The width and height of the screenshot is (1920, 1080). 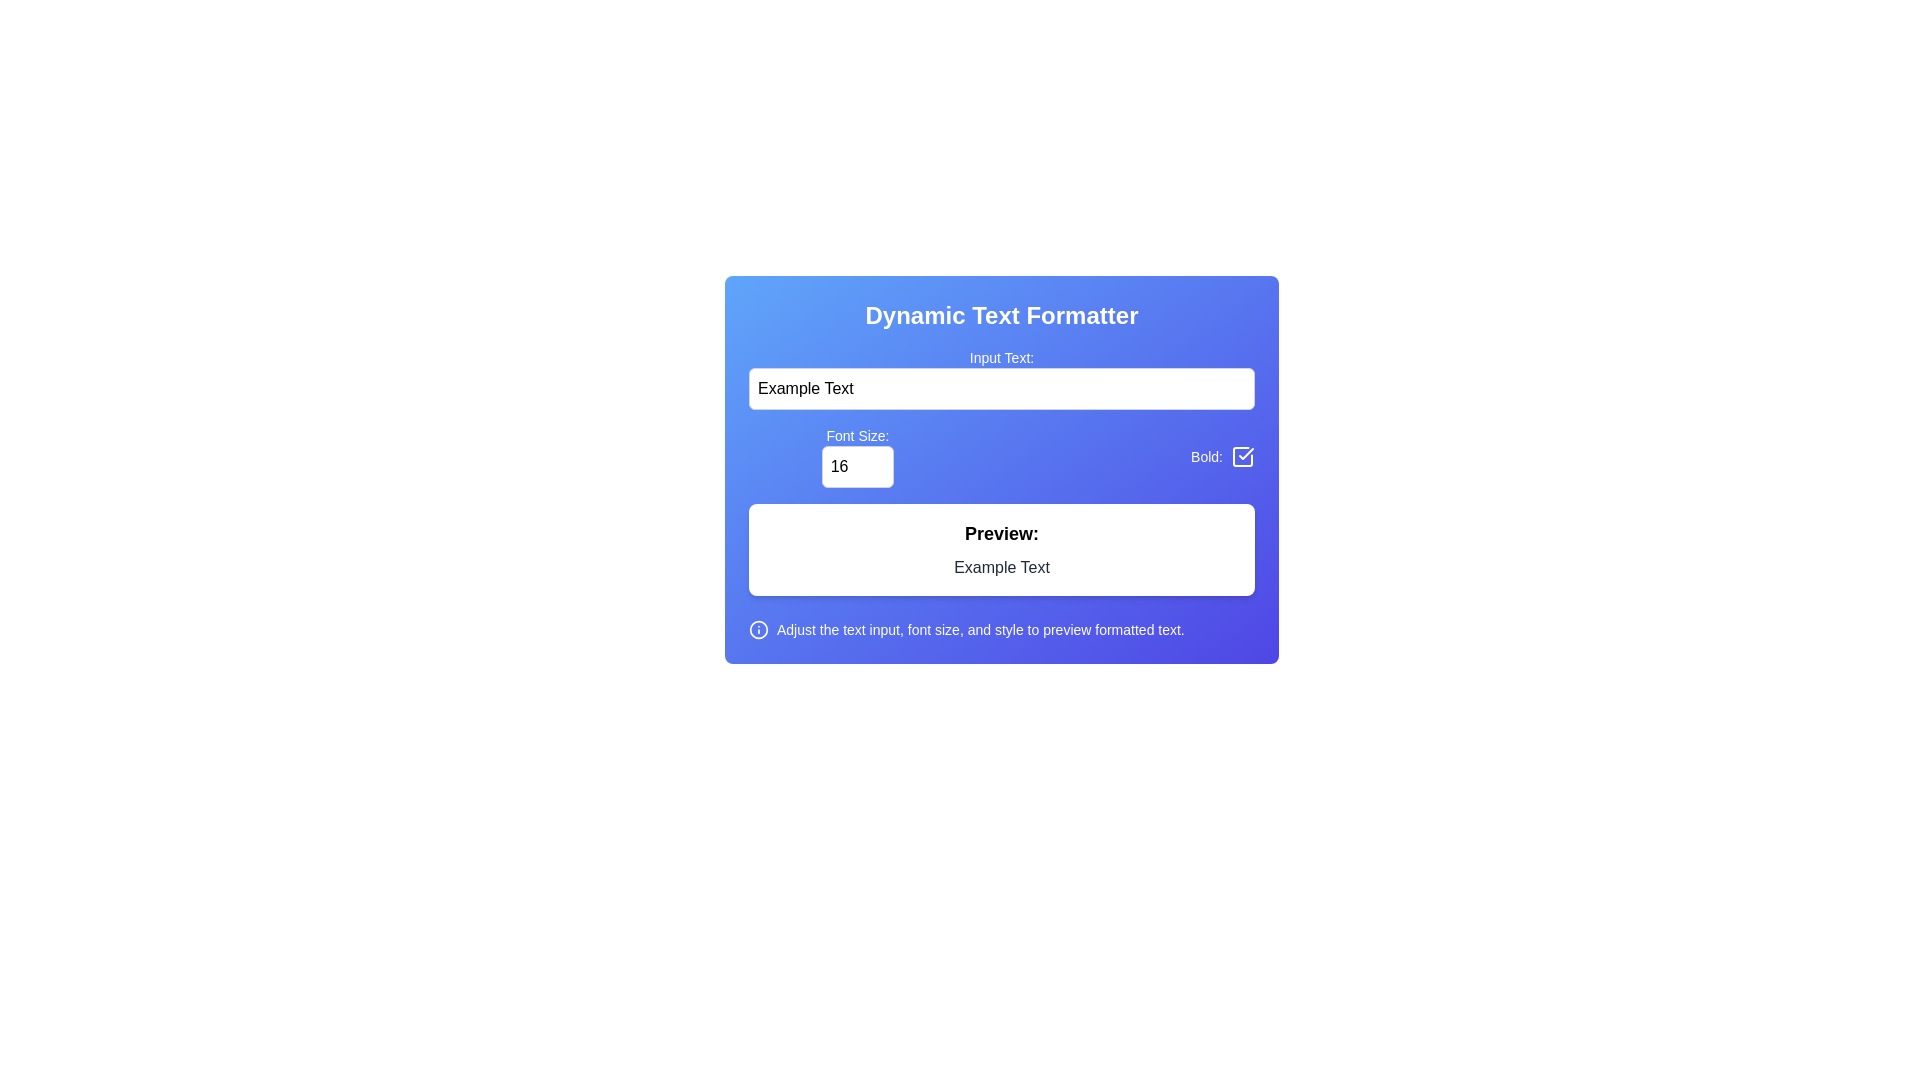 I want to click on the toggle checkbox for bold formatting, located to the right of the text 'Bold:', so click(x=1242, y=456).